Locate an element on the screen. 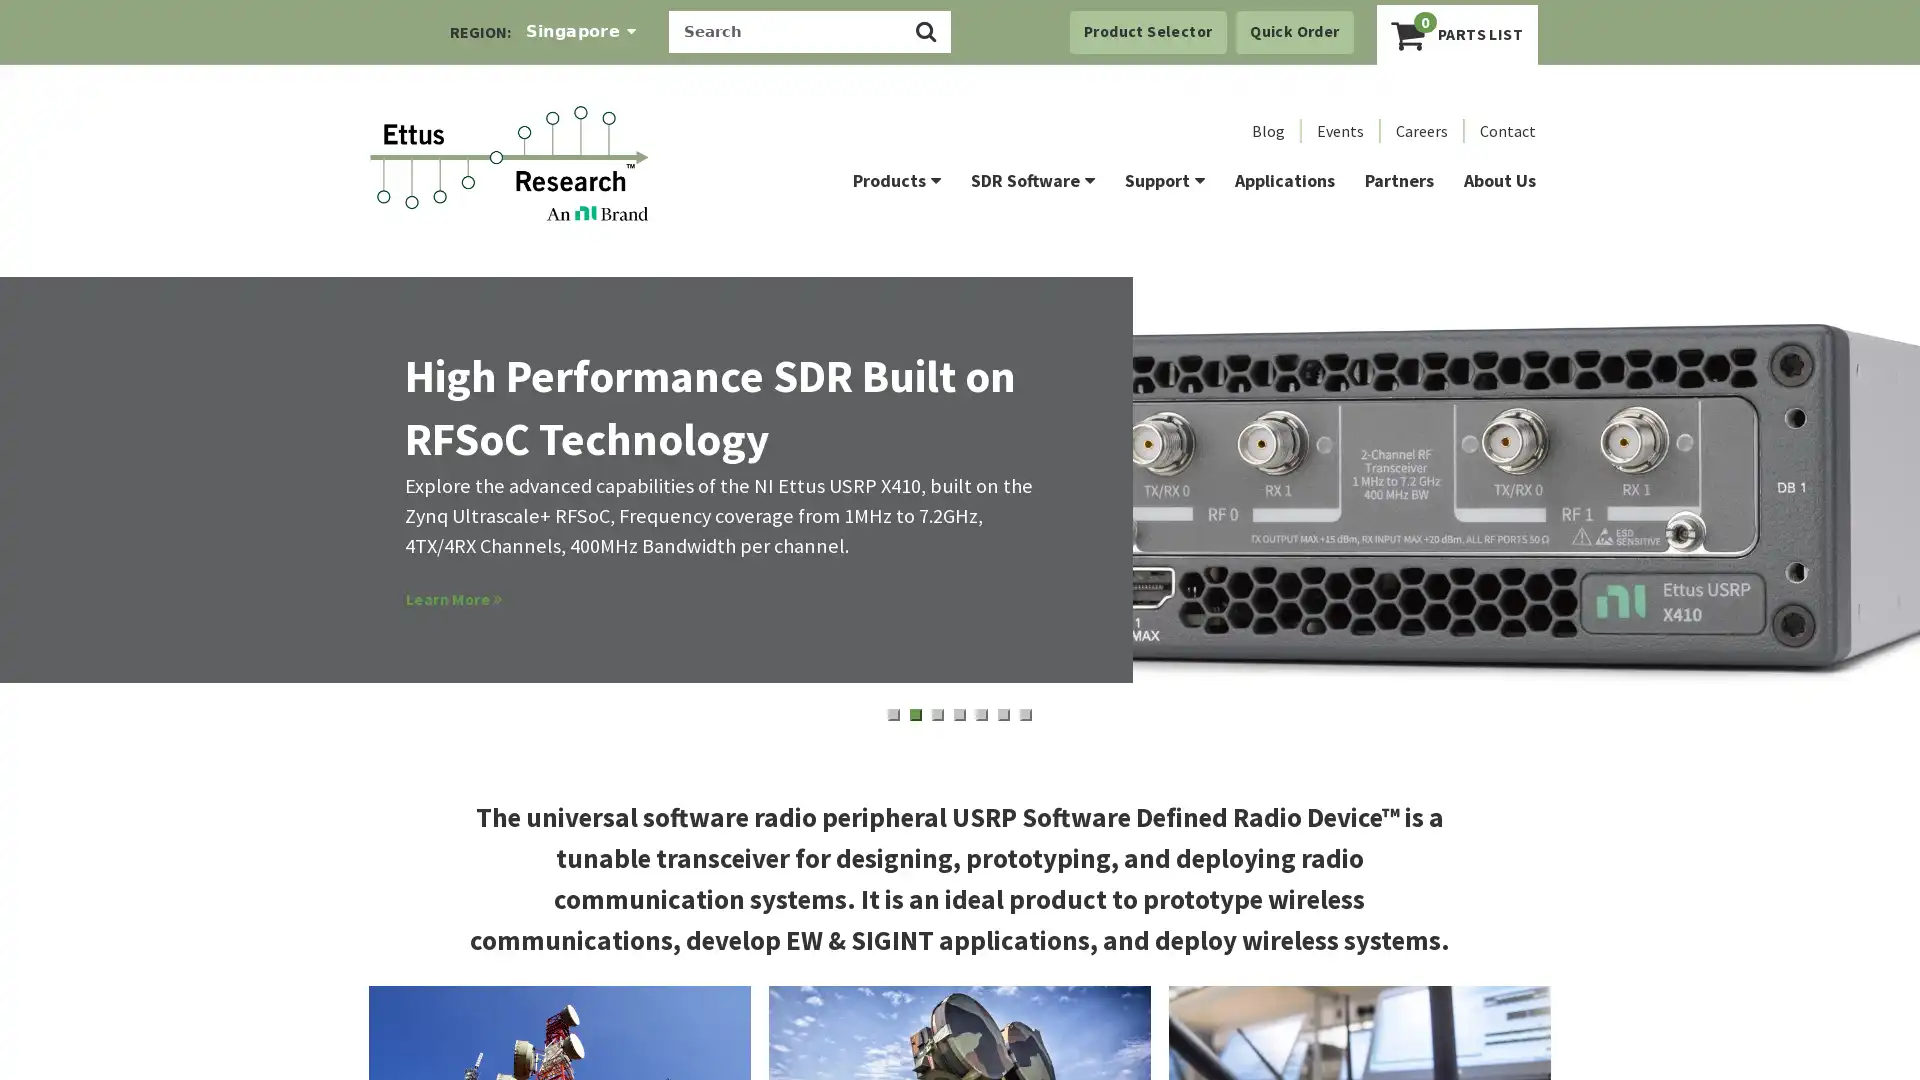  Previous is located at coordinates (59, 509).